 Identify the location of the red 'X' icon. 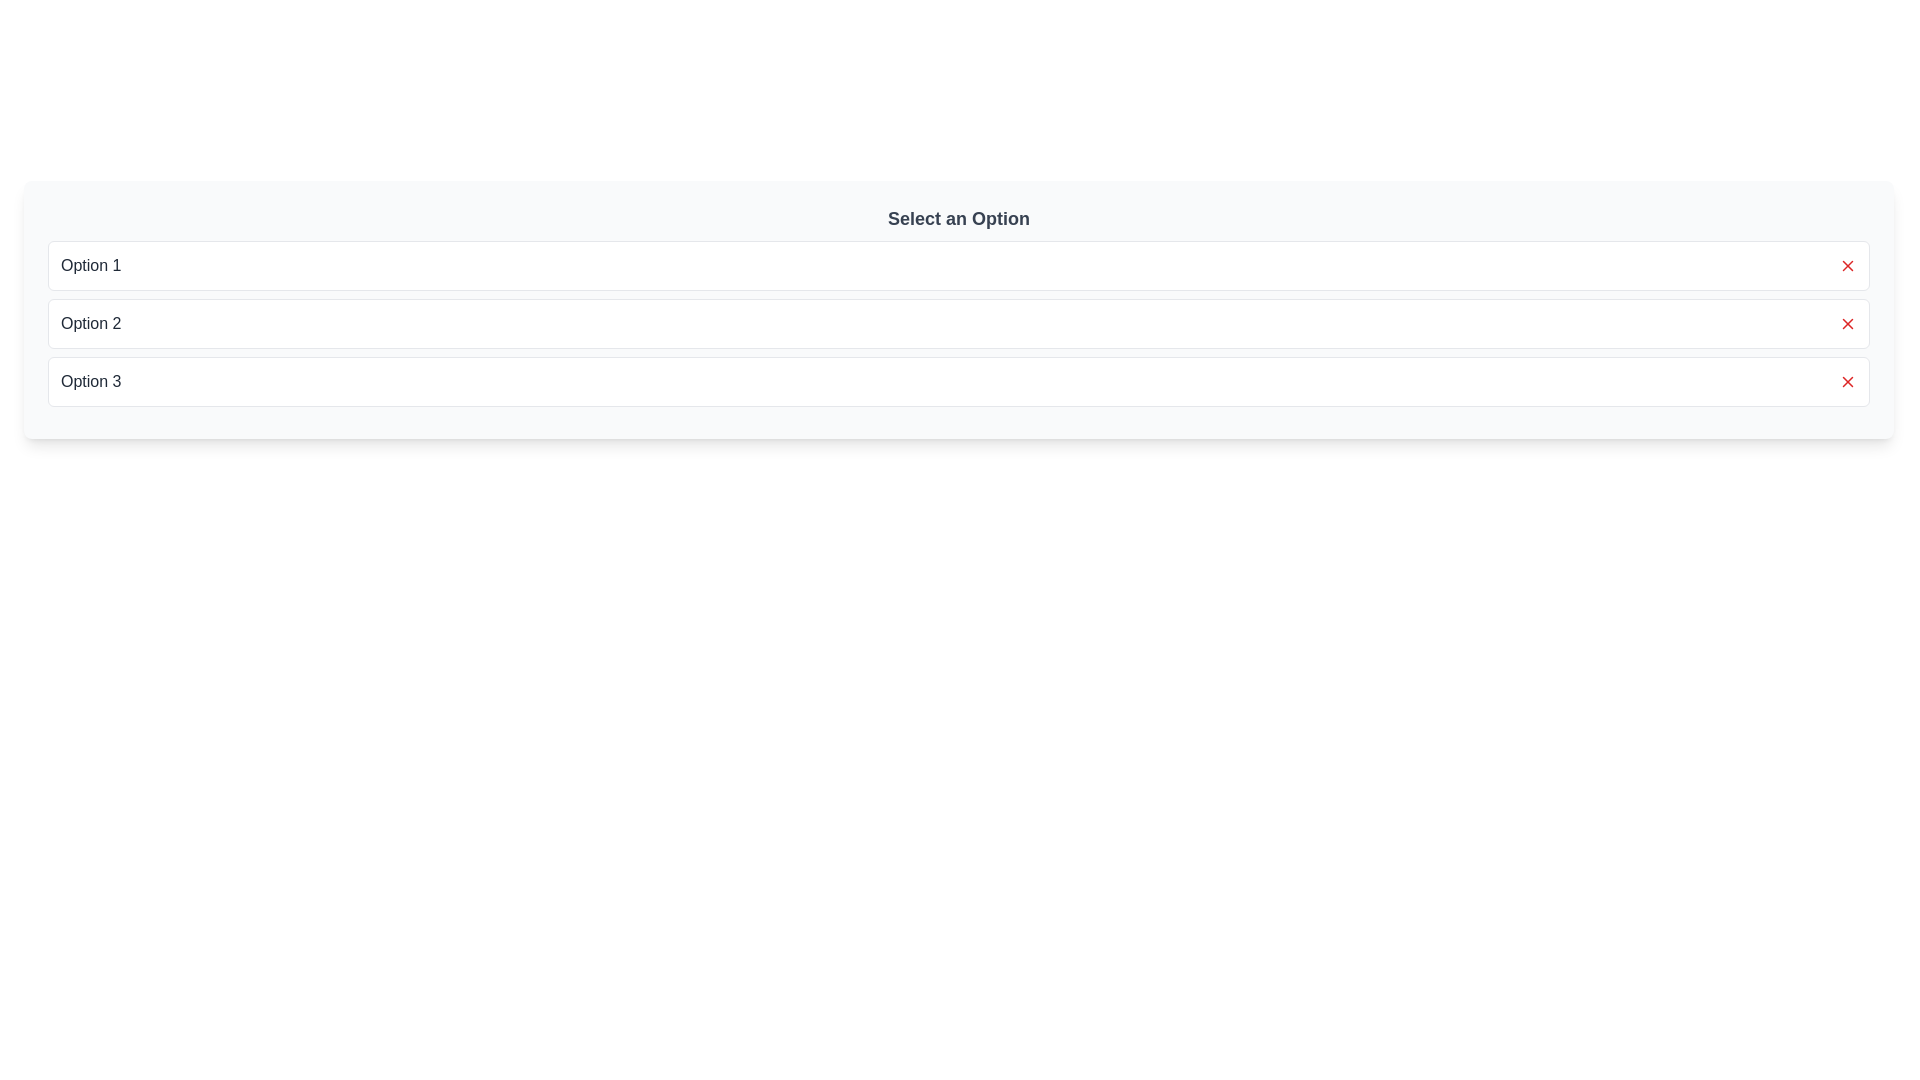
(1847, 323).